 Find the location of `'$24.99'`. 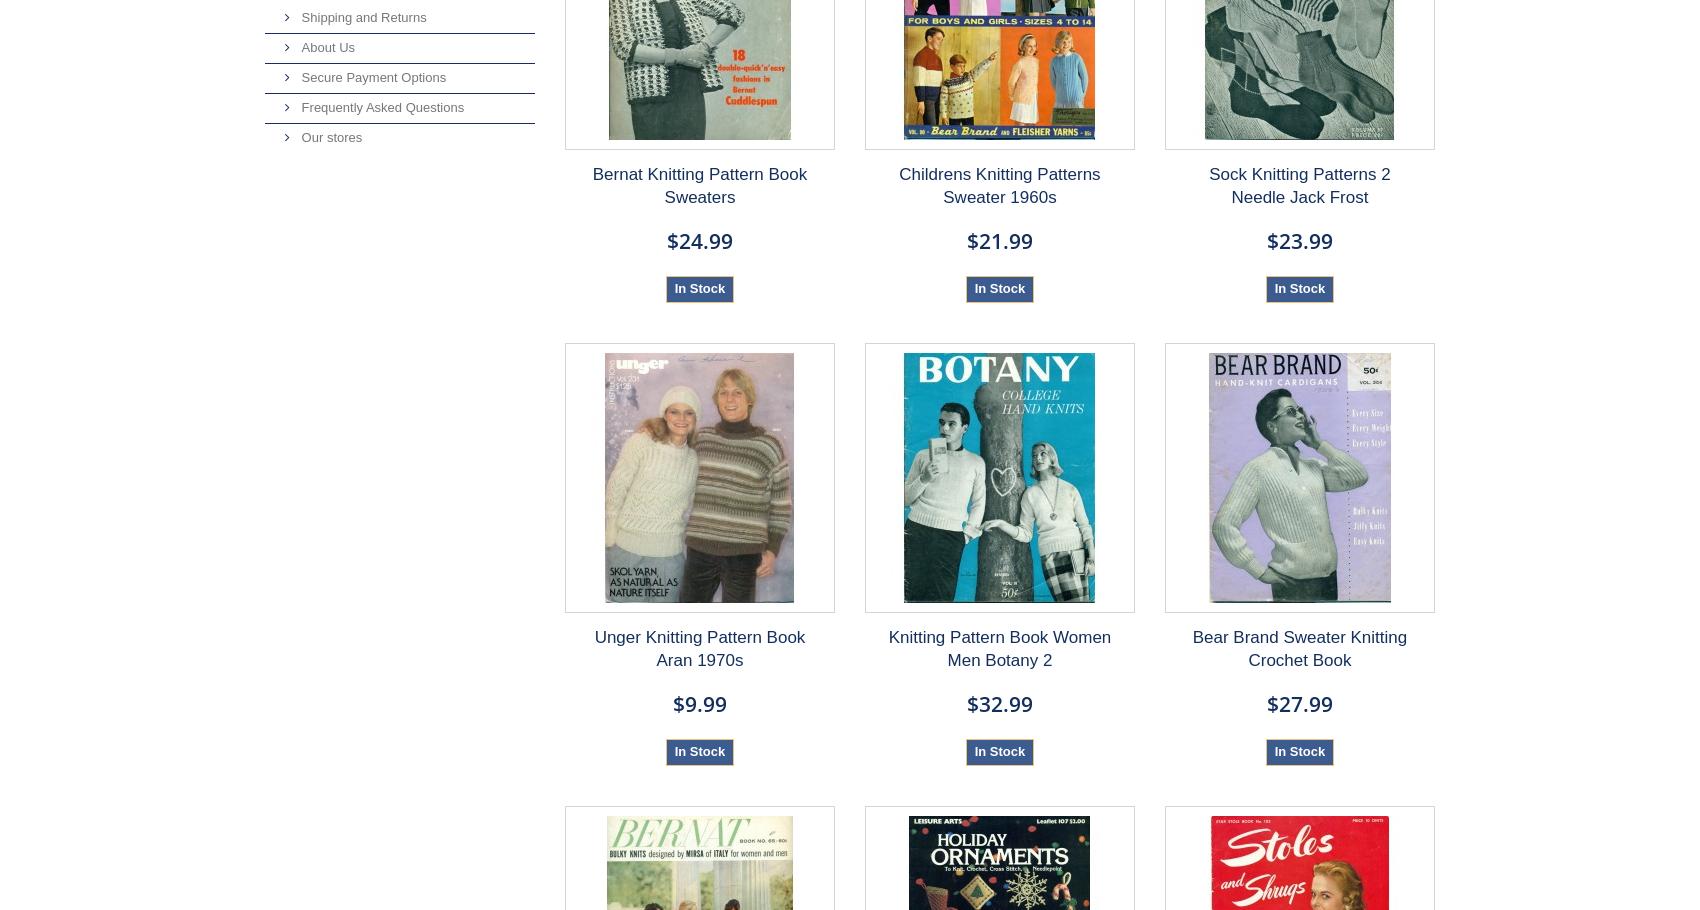

'$24.99' is located at coordinates (699, 239).